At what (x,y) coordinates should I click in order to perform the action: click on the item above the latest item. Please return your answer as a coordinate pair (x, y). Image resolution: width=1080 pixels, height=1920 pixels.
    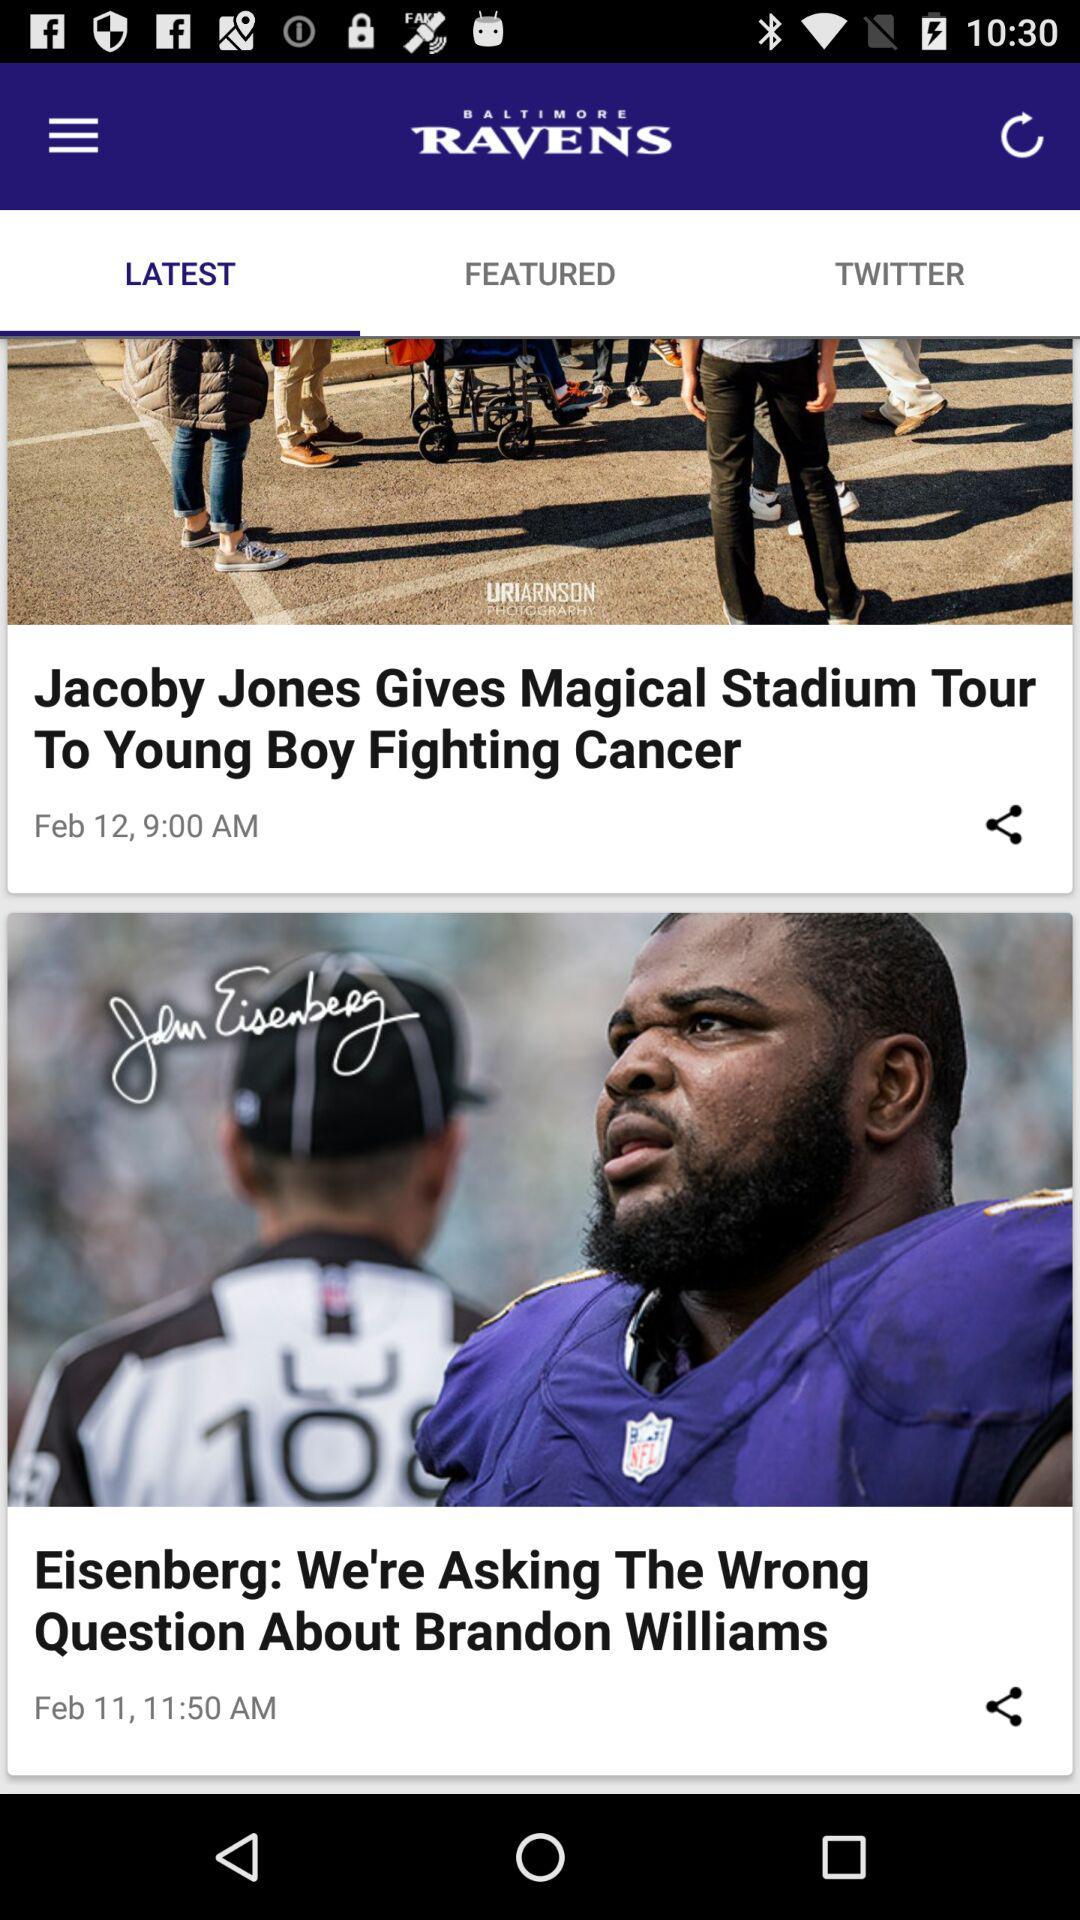
    Looking at the image, I should click on (72, 135).